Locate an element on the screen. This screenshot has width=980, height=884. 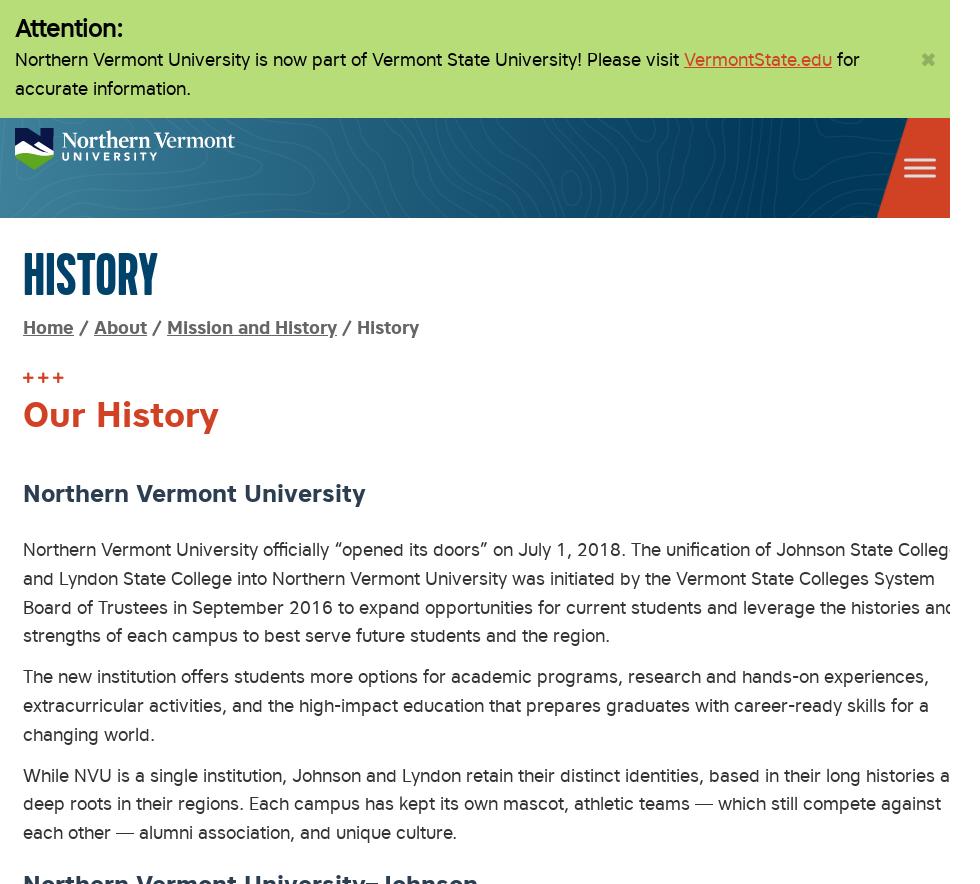
'Attention:' is located at coordinates (68, 28).